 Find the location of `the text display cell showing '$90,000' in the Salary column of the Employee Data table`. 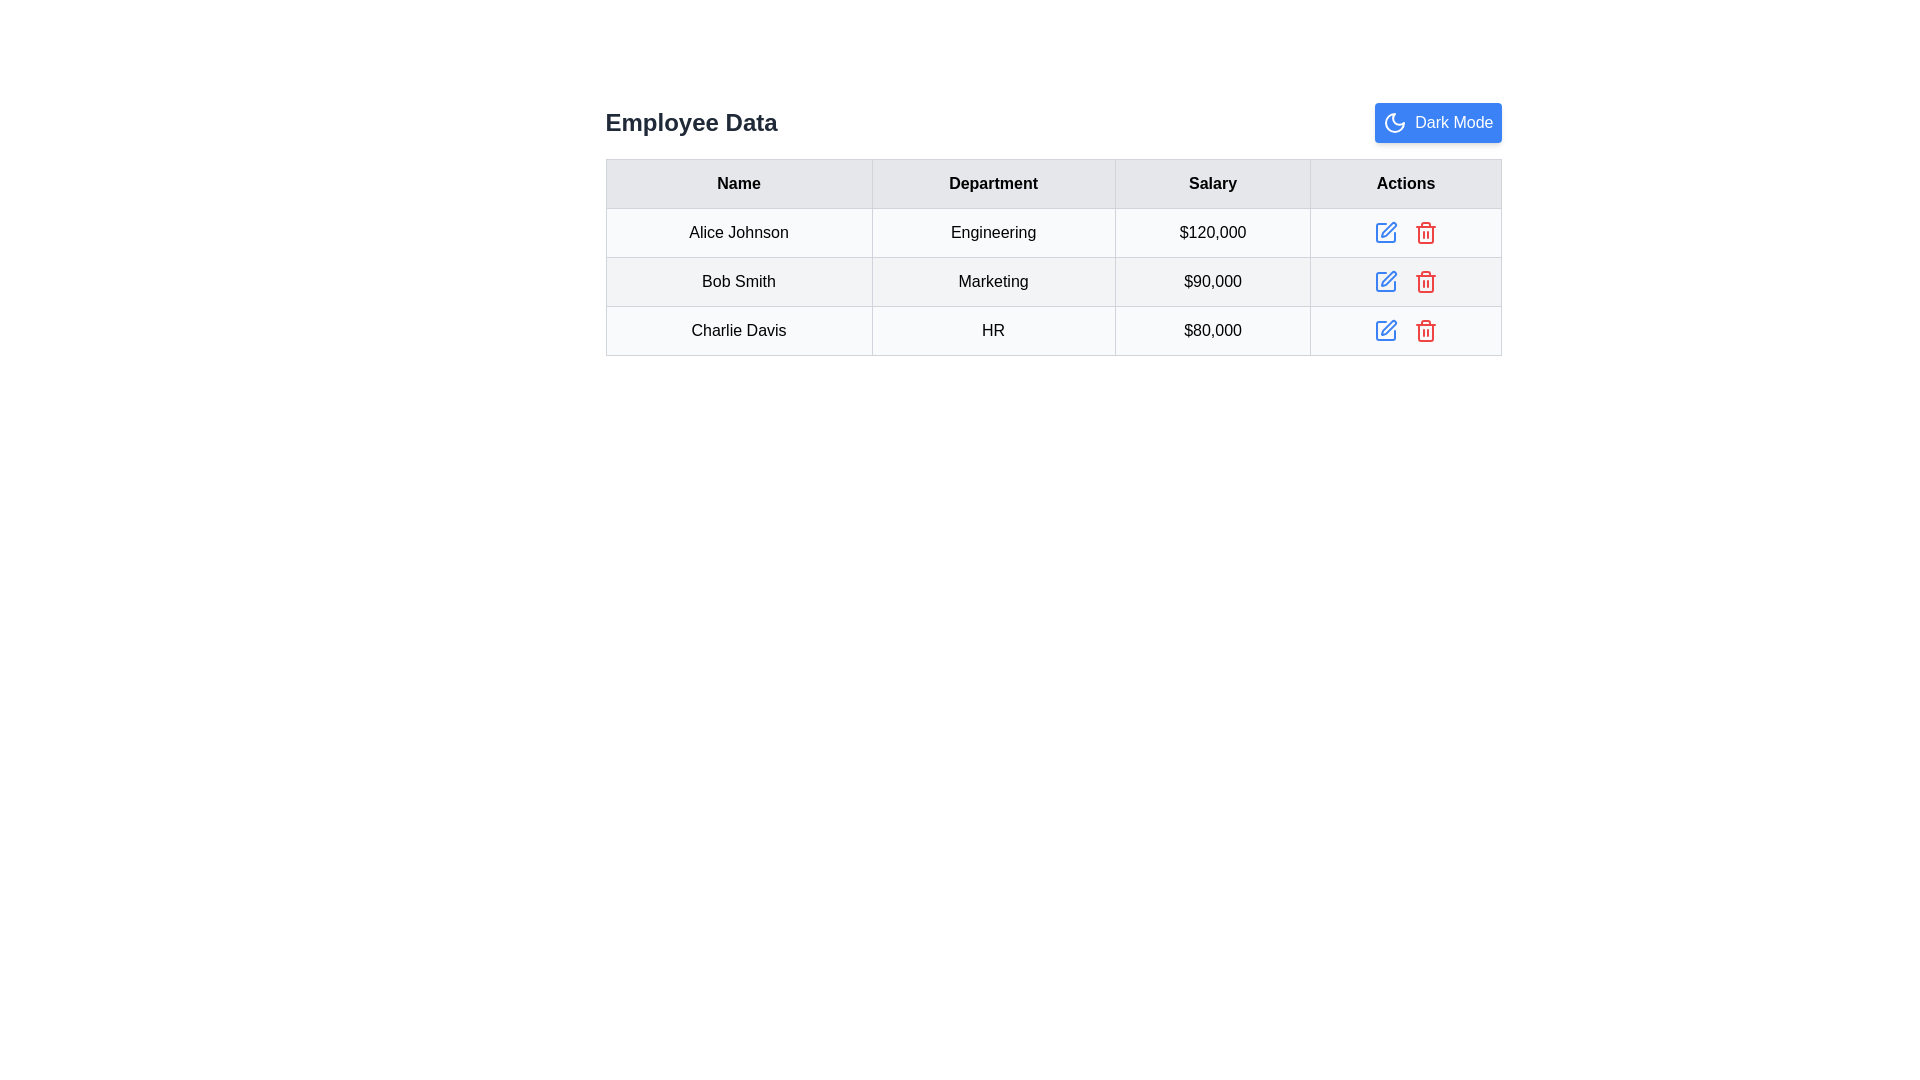

the text display cell showing '$90,000' in the Salary column of the Employee Data table is located at coordinates (1212, 281).